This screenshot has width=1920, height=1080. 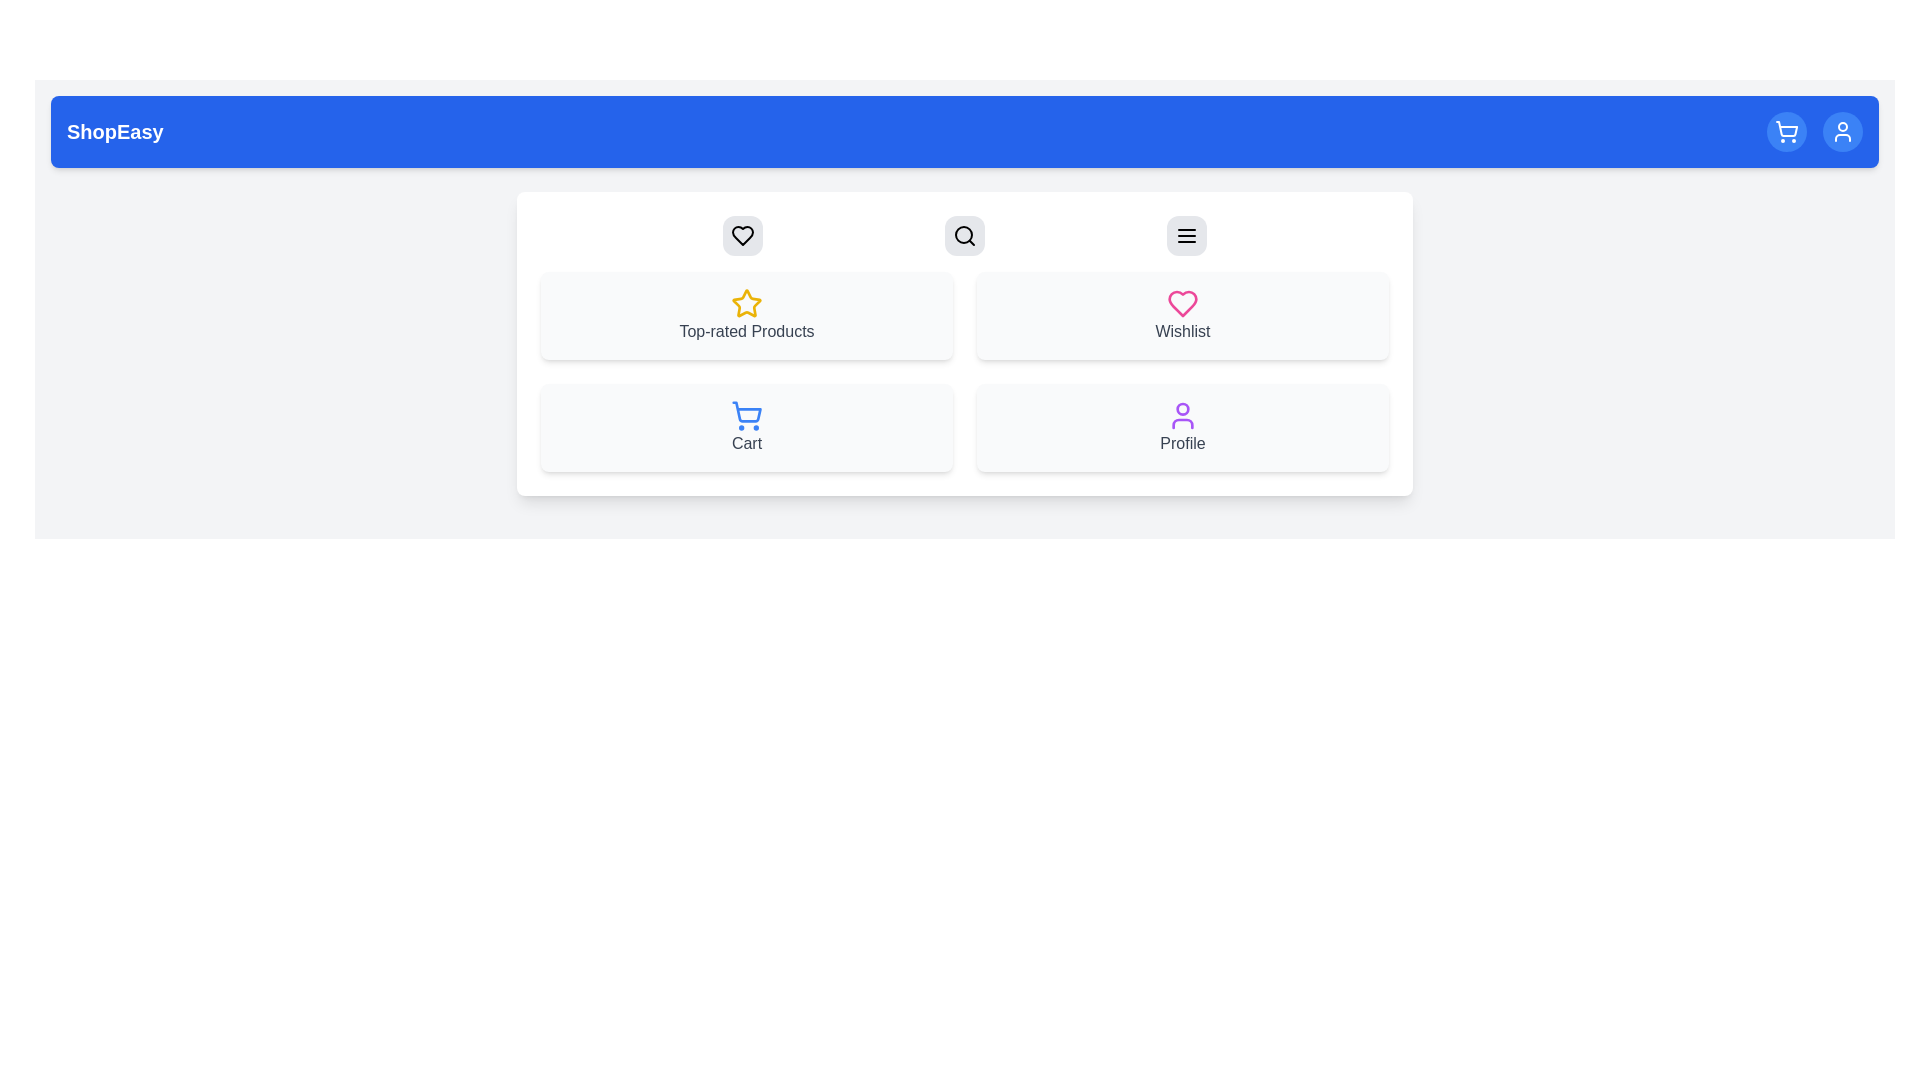 What do you see at coordinates (964, 234) in the screenshot?
I see `the search icon element, which is the third icon from the left on the navigation bar at the top of the interface` at bounding box center [964, 234].